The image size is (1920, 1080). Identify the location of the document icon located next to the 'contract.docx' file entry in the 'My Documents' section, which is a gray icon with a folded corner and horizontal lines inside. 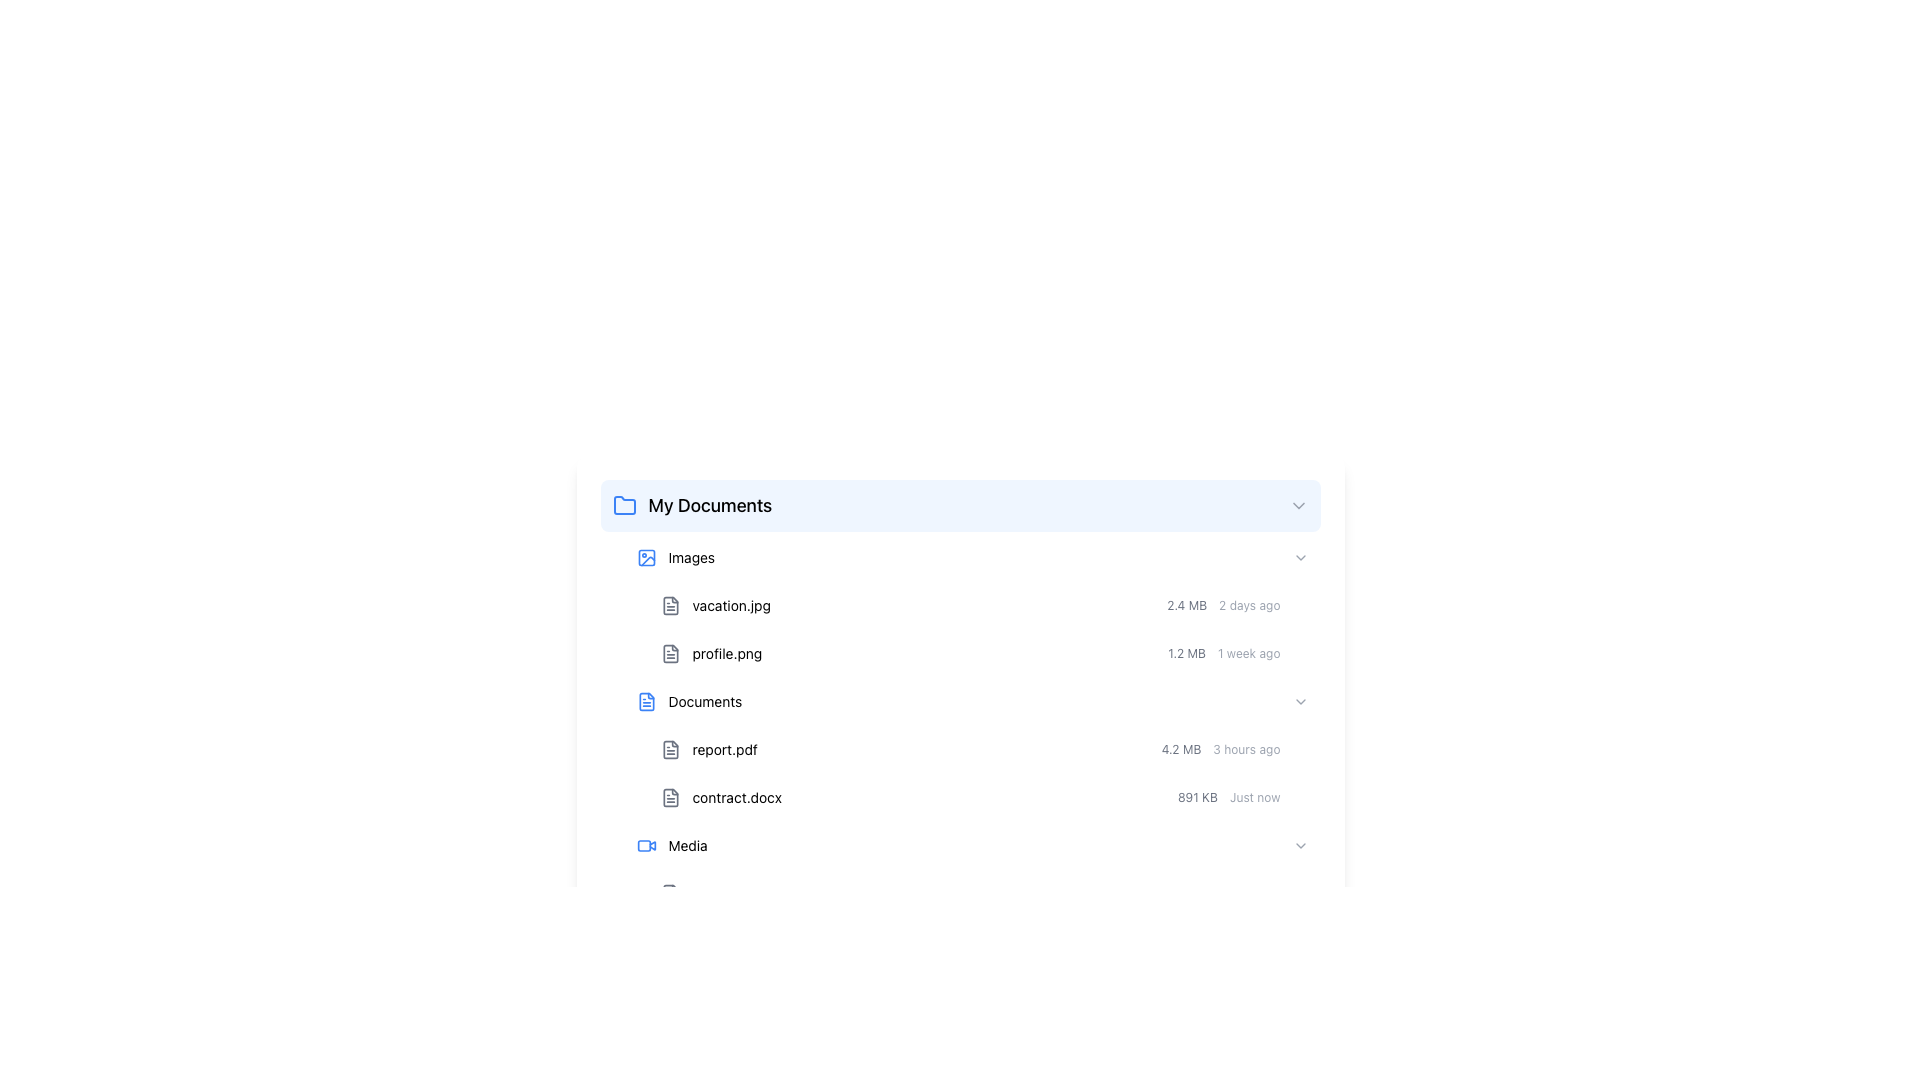
(670, 797).